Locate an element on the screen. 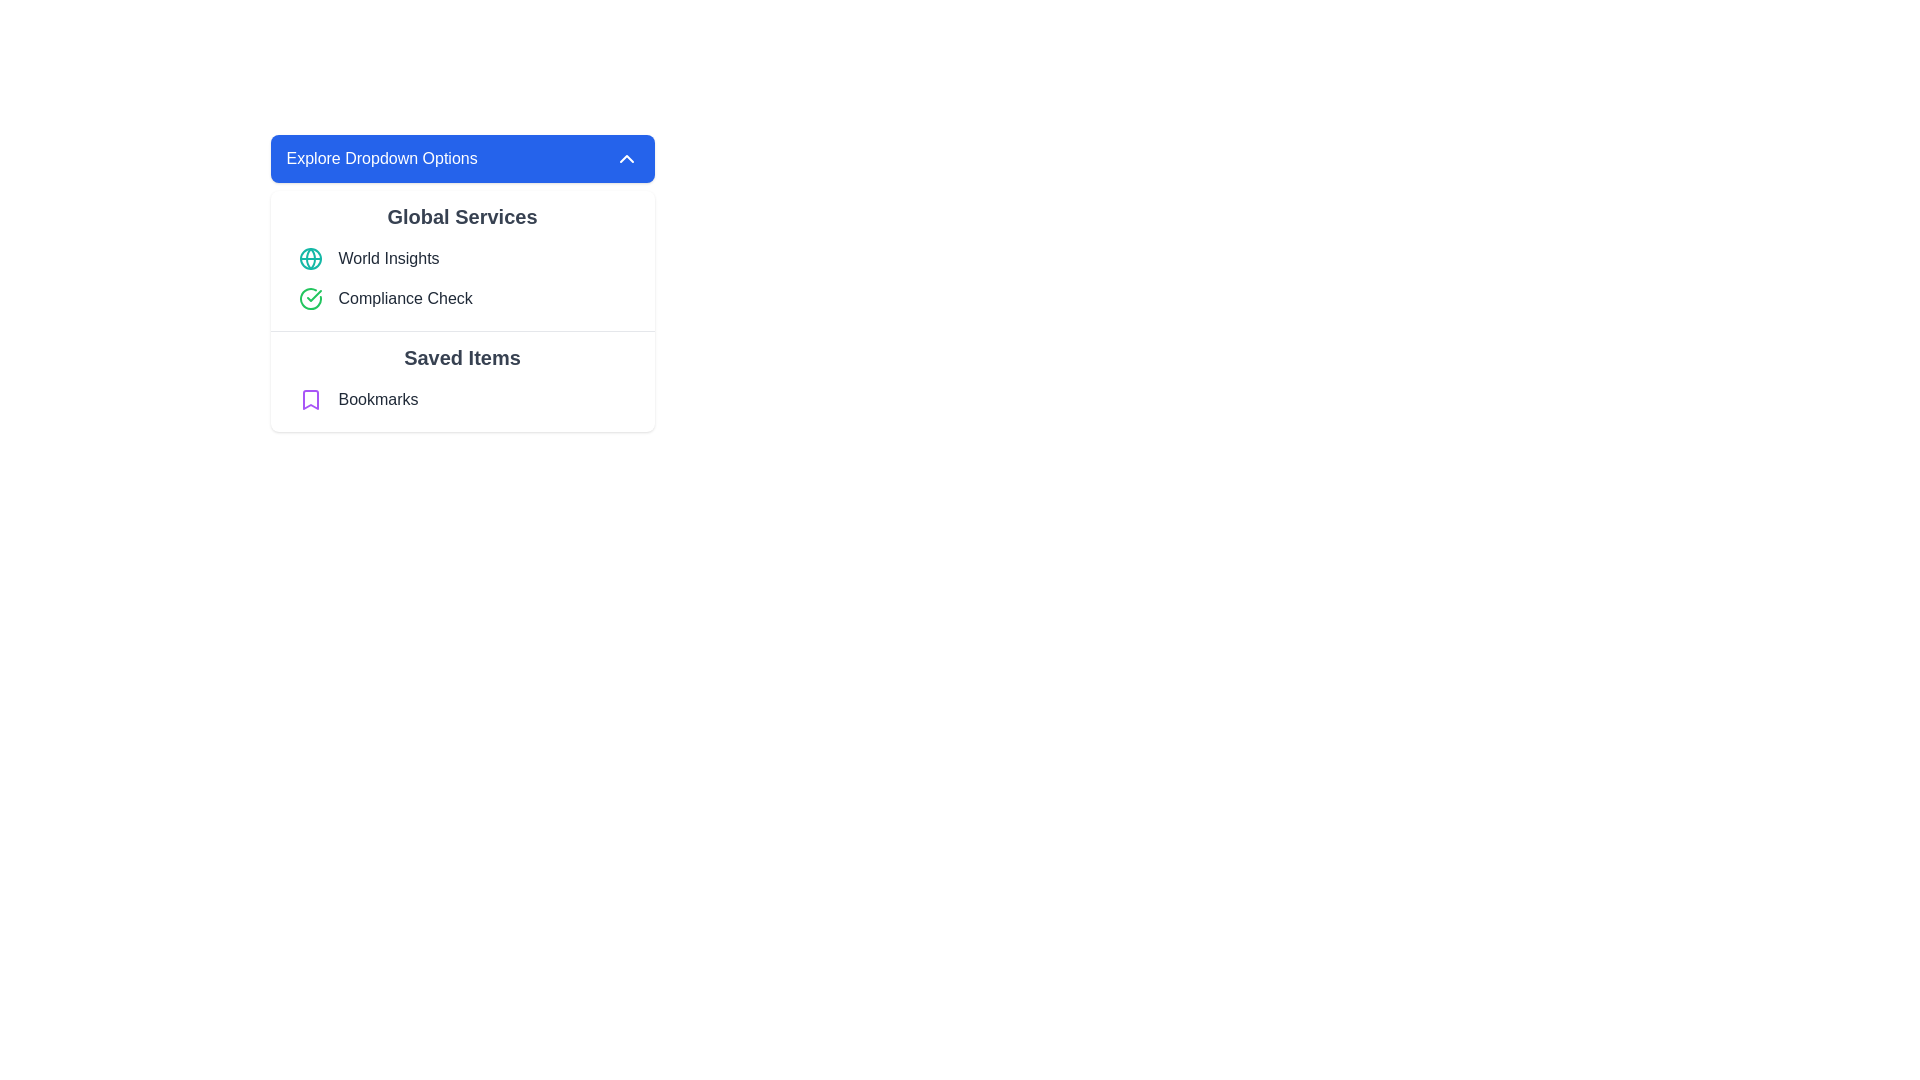 Image resolution: width=1920 pixels, height=1080 pixels. the SVG circle element representing the 'World Insights' option within the 'Global Services' section of the 'Explore Dropdown Options' menu is located at coordinates (309, 257).